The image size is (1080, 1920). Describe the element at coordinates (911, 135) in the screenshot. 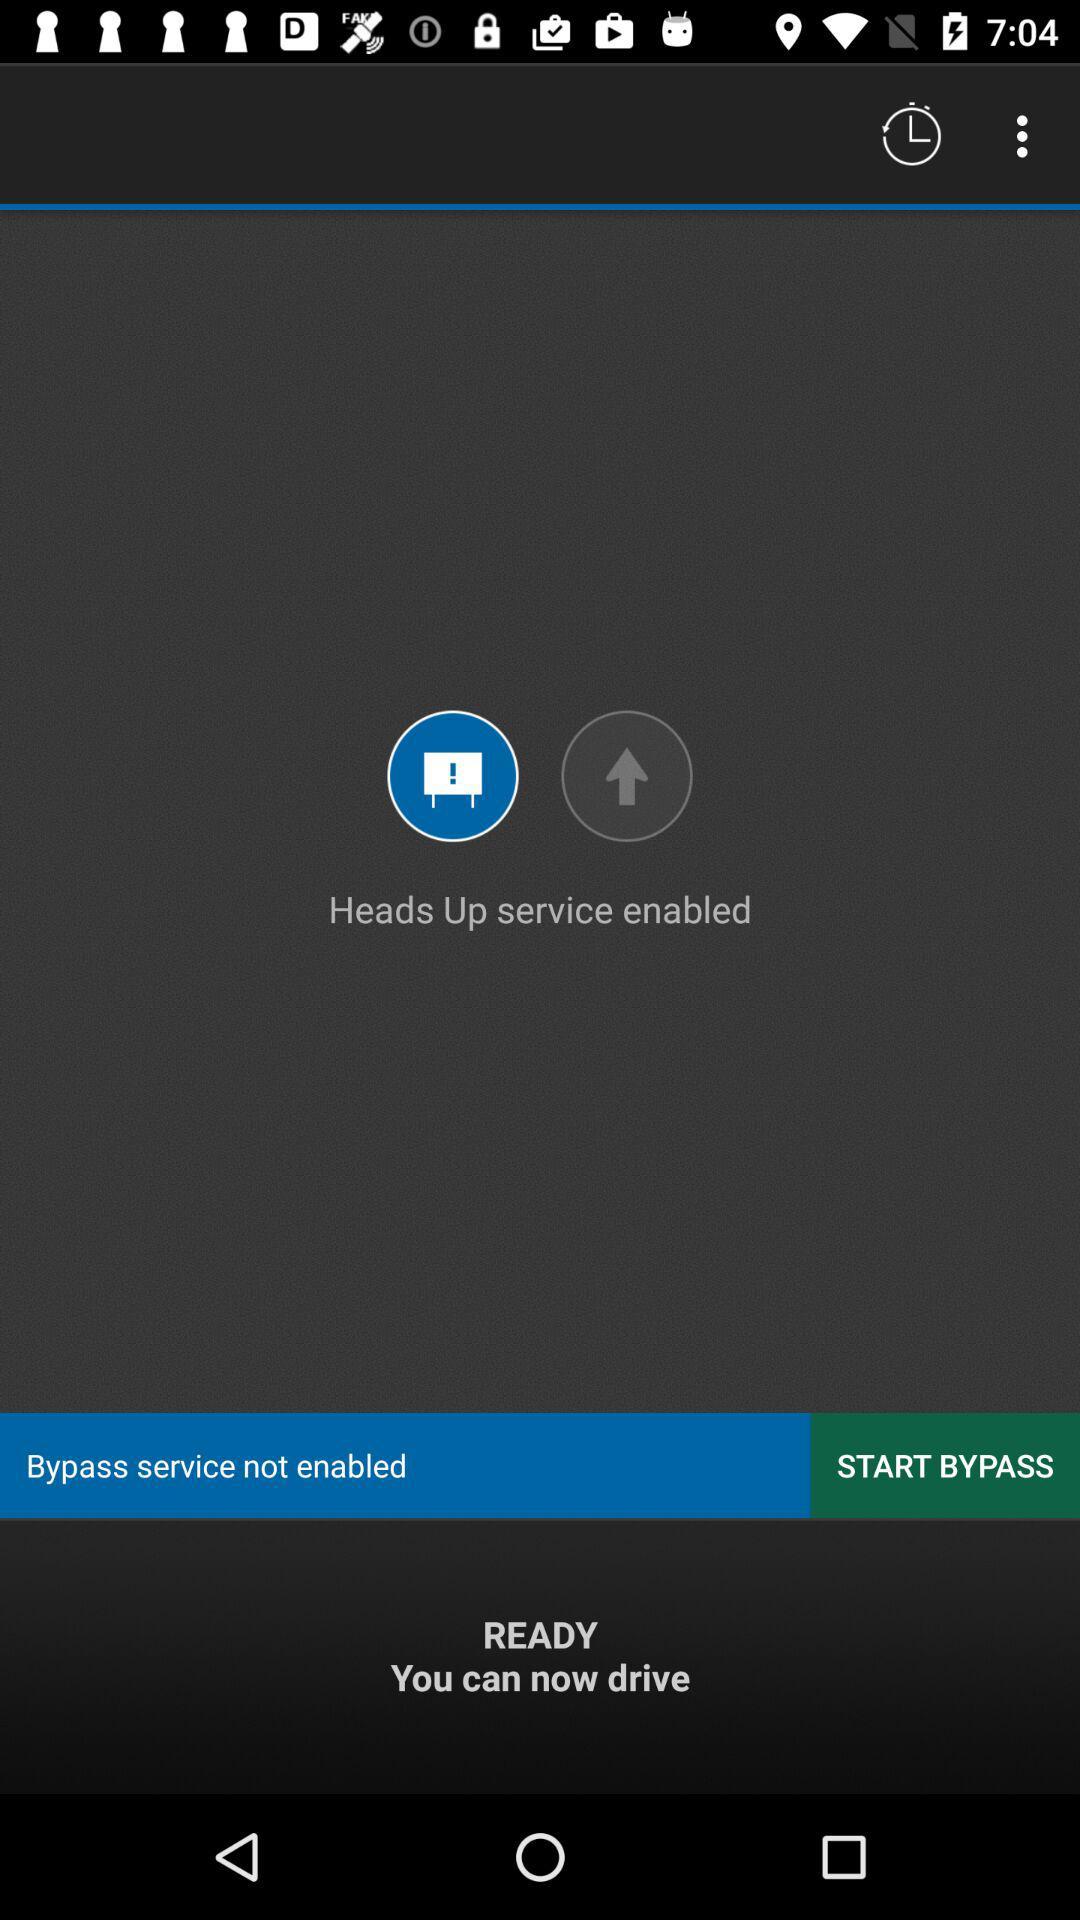

I see `the icon above heads up service icon` at that location.